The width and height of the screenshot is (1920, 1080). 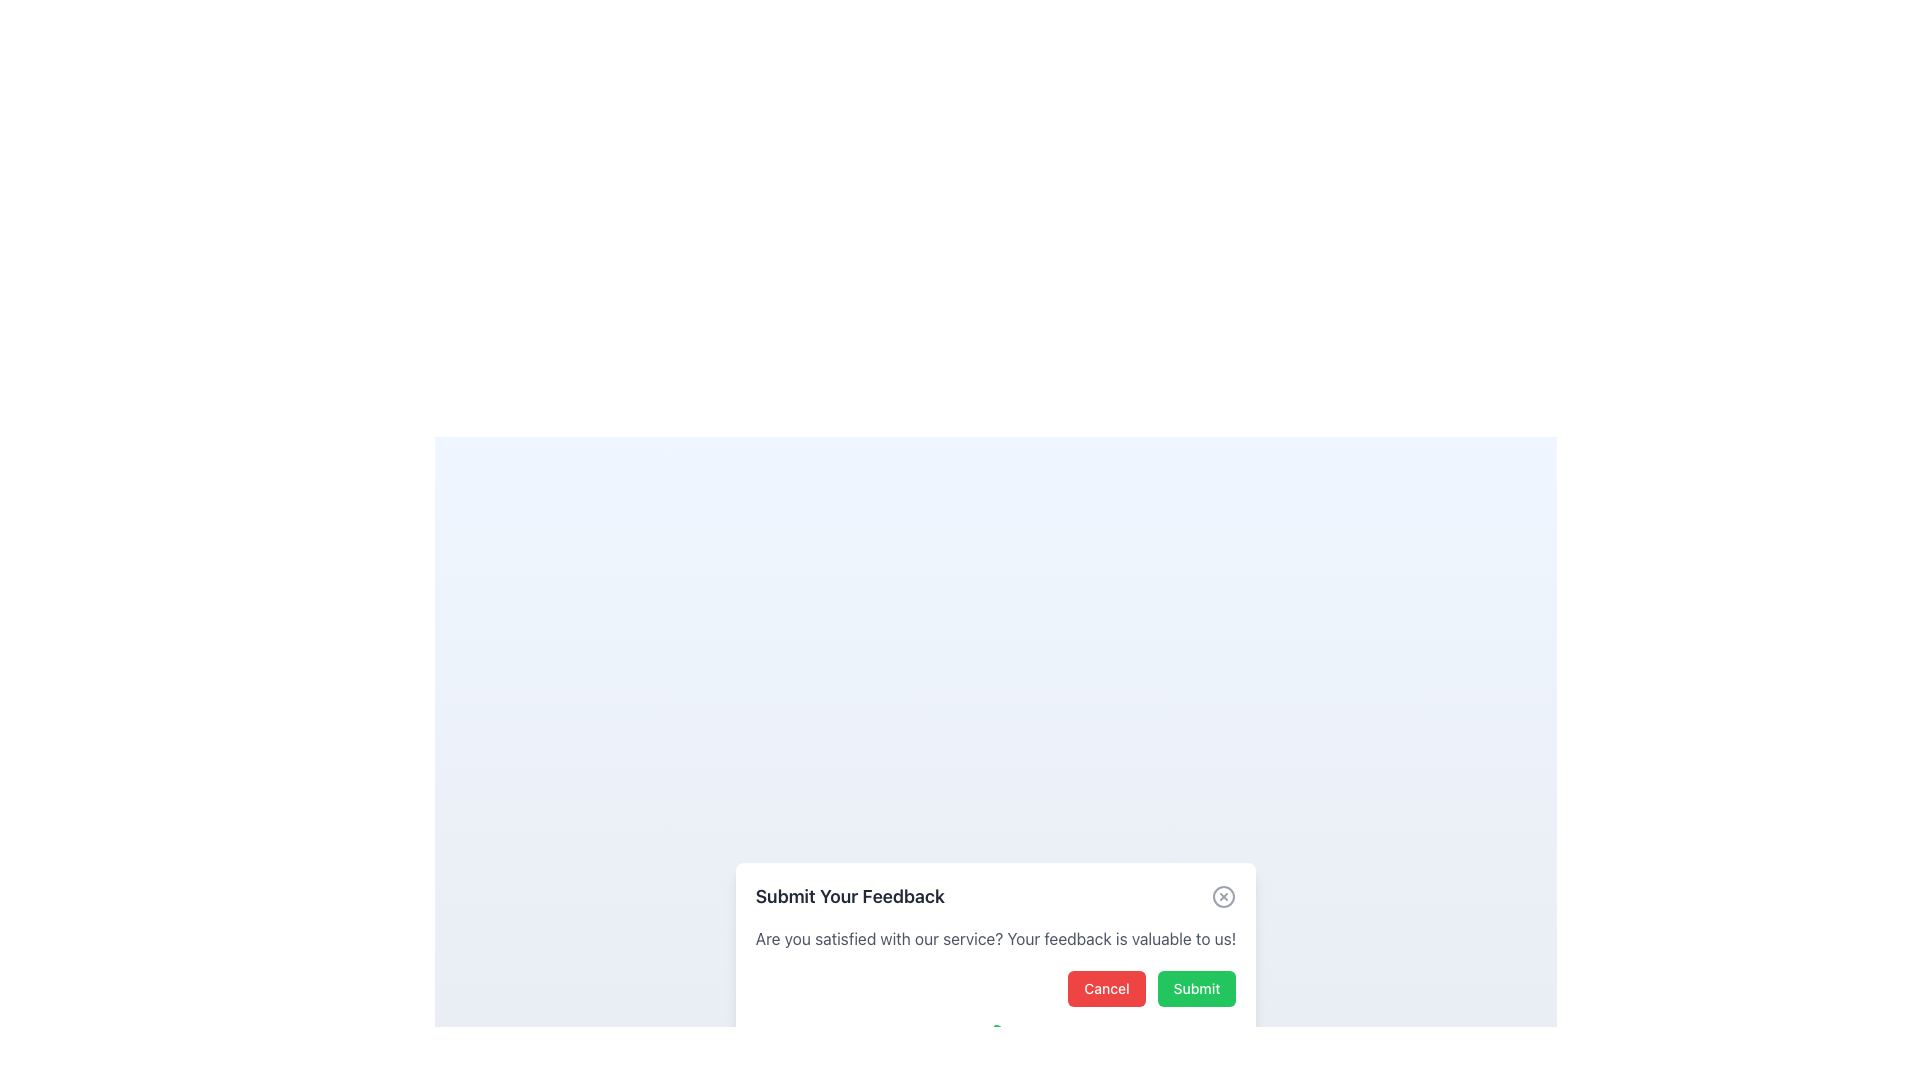 I want to click on the circular shape within the SVG graphic that serves as a cancellation or close icon adjacent to the header text of the 'Submit Your Feedback' modal, so click(x=1223, y=896).